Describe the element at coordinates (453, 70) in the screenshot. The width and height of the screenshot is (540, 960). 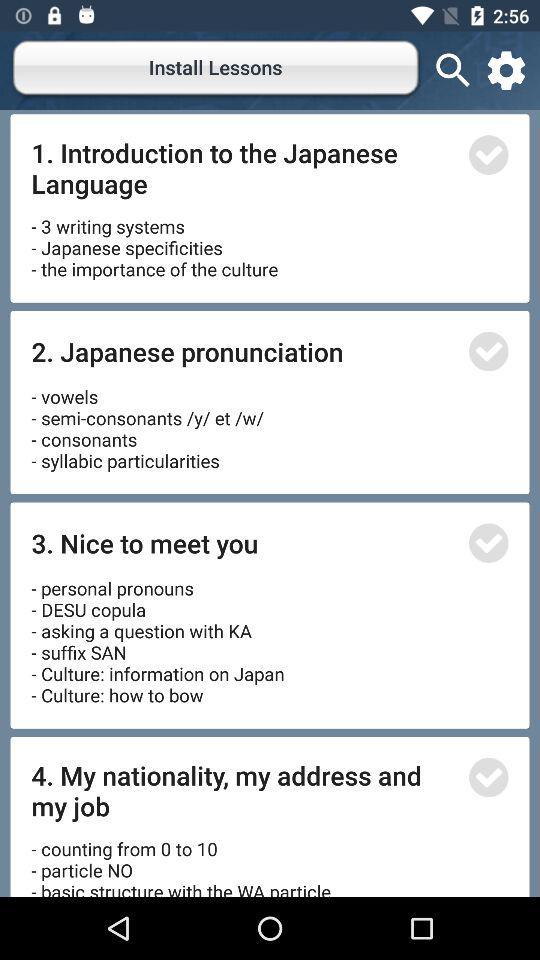
I see `the search icon` at that location.